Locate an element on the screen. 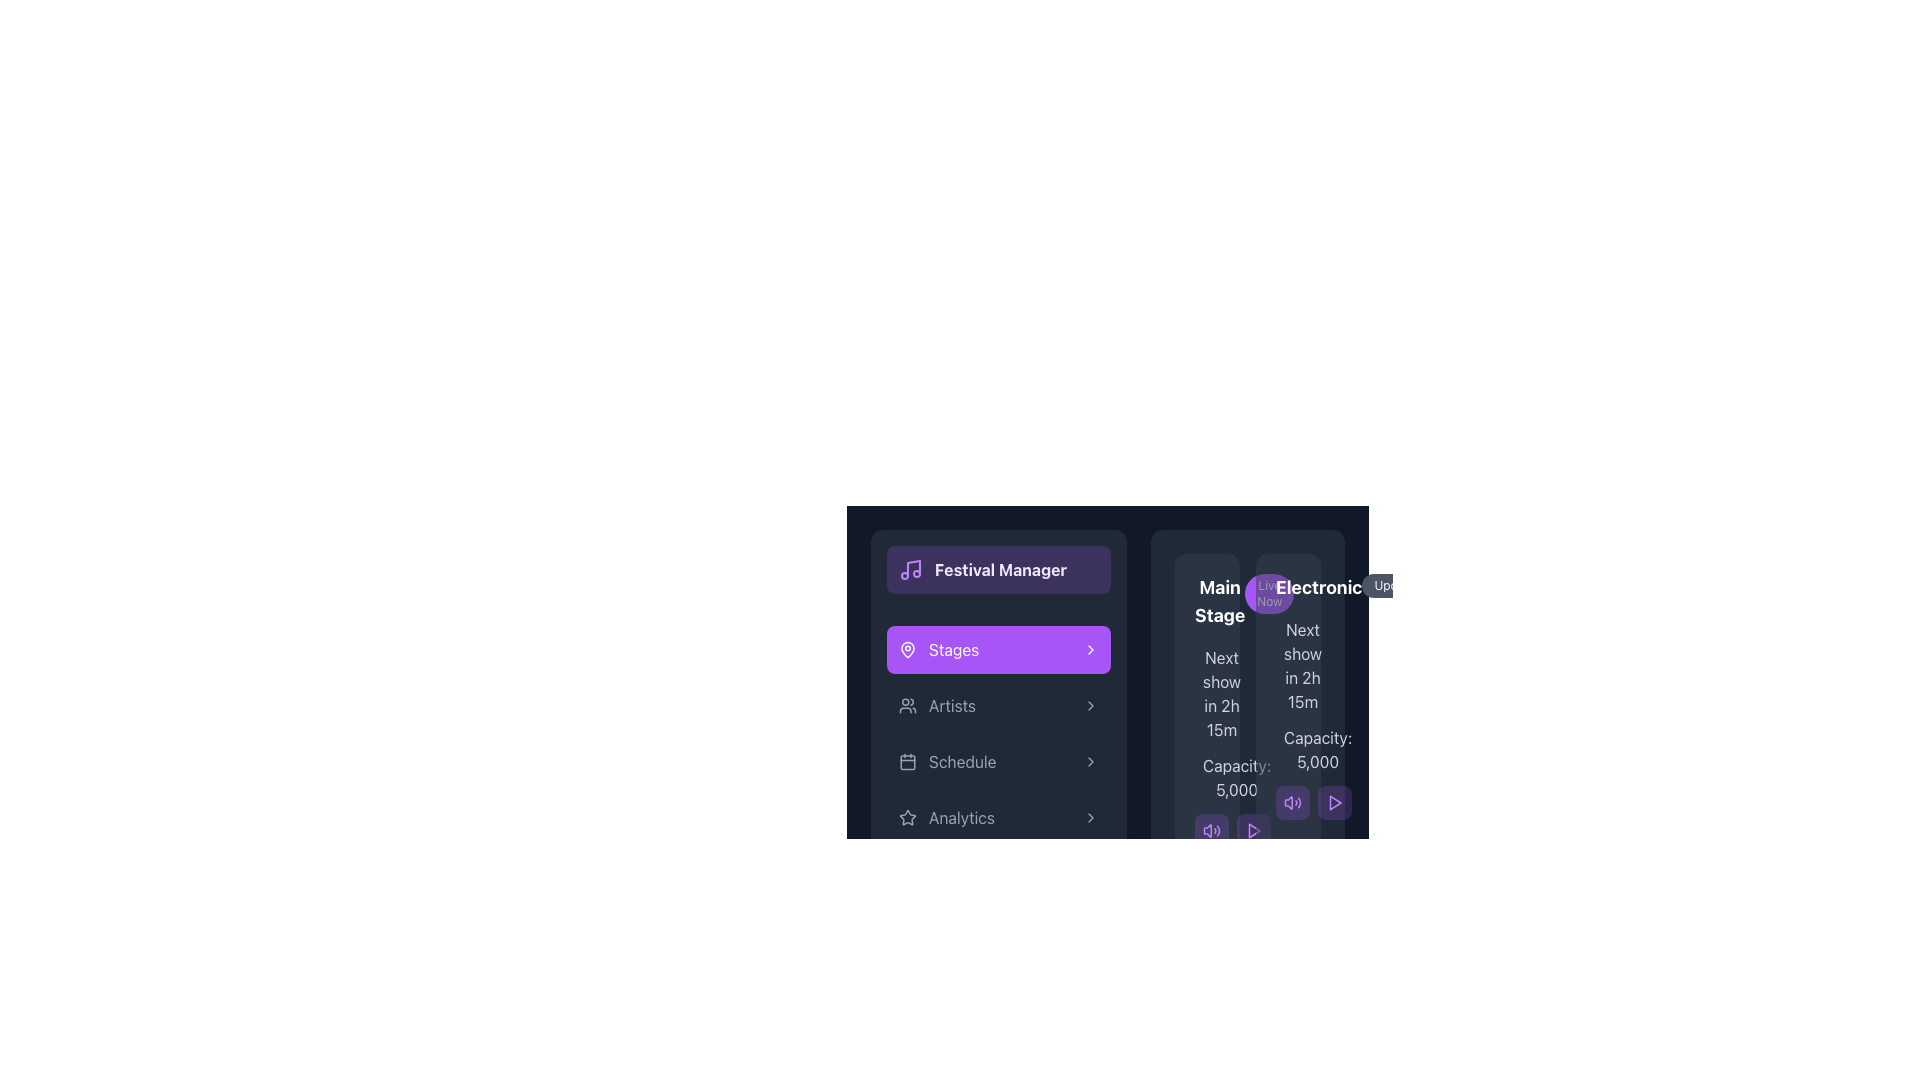  the 'Schedule' button, which is the fourth button in the vertical menu list under 'Festival Manager', located below the 'Artists' button and above the 'Analytics' button is located at coordinates (998, 762).